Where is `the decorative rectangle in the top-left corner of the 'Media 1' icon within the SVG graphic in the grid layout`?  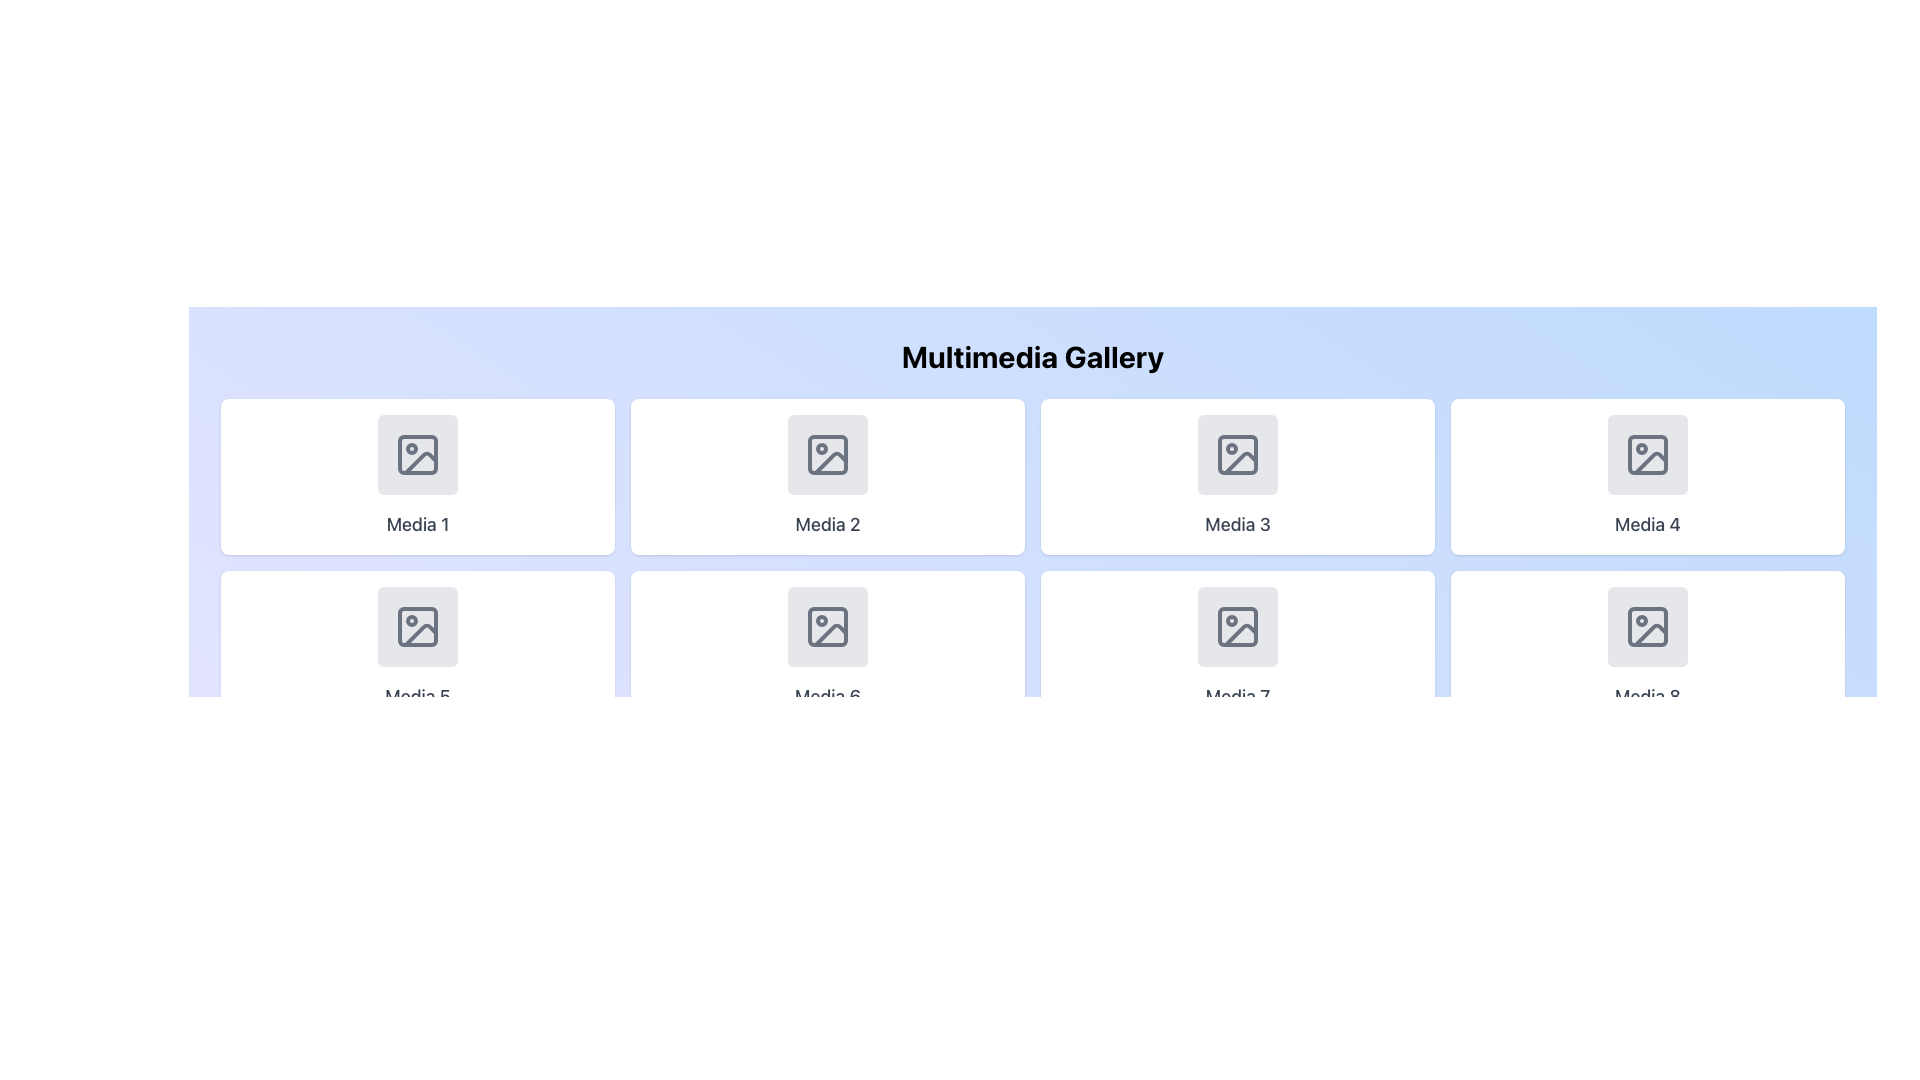
the decorative rectangle in the top-left corner of the 'Media 1' icon within the SVG graphic in the grid layout is located at coordinates (416, 455).